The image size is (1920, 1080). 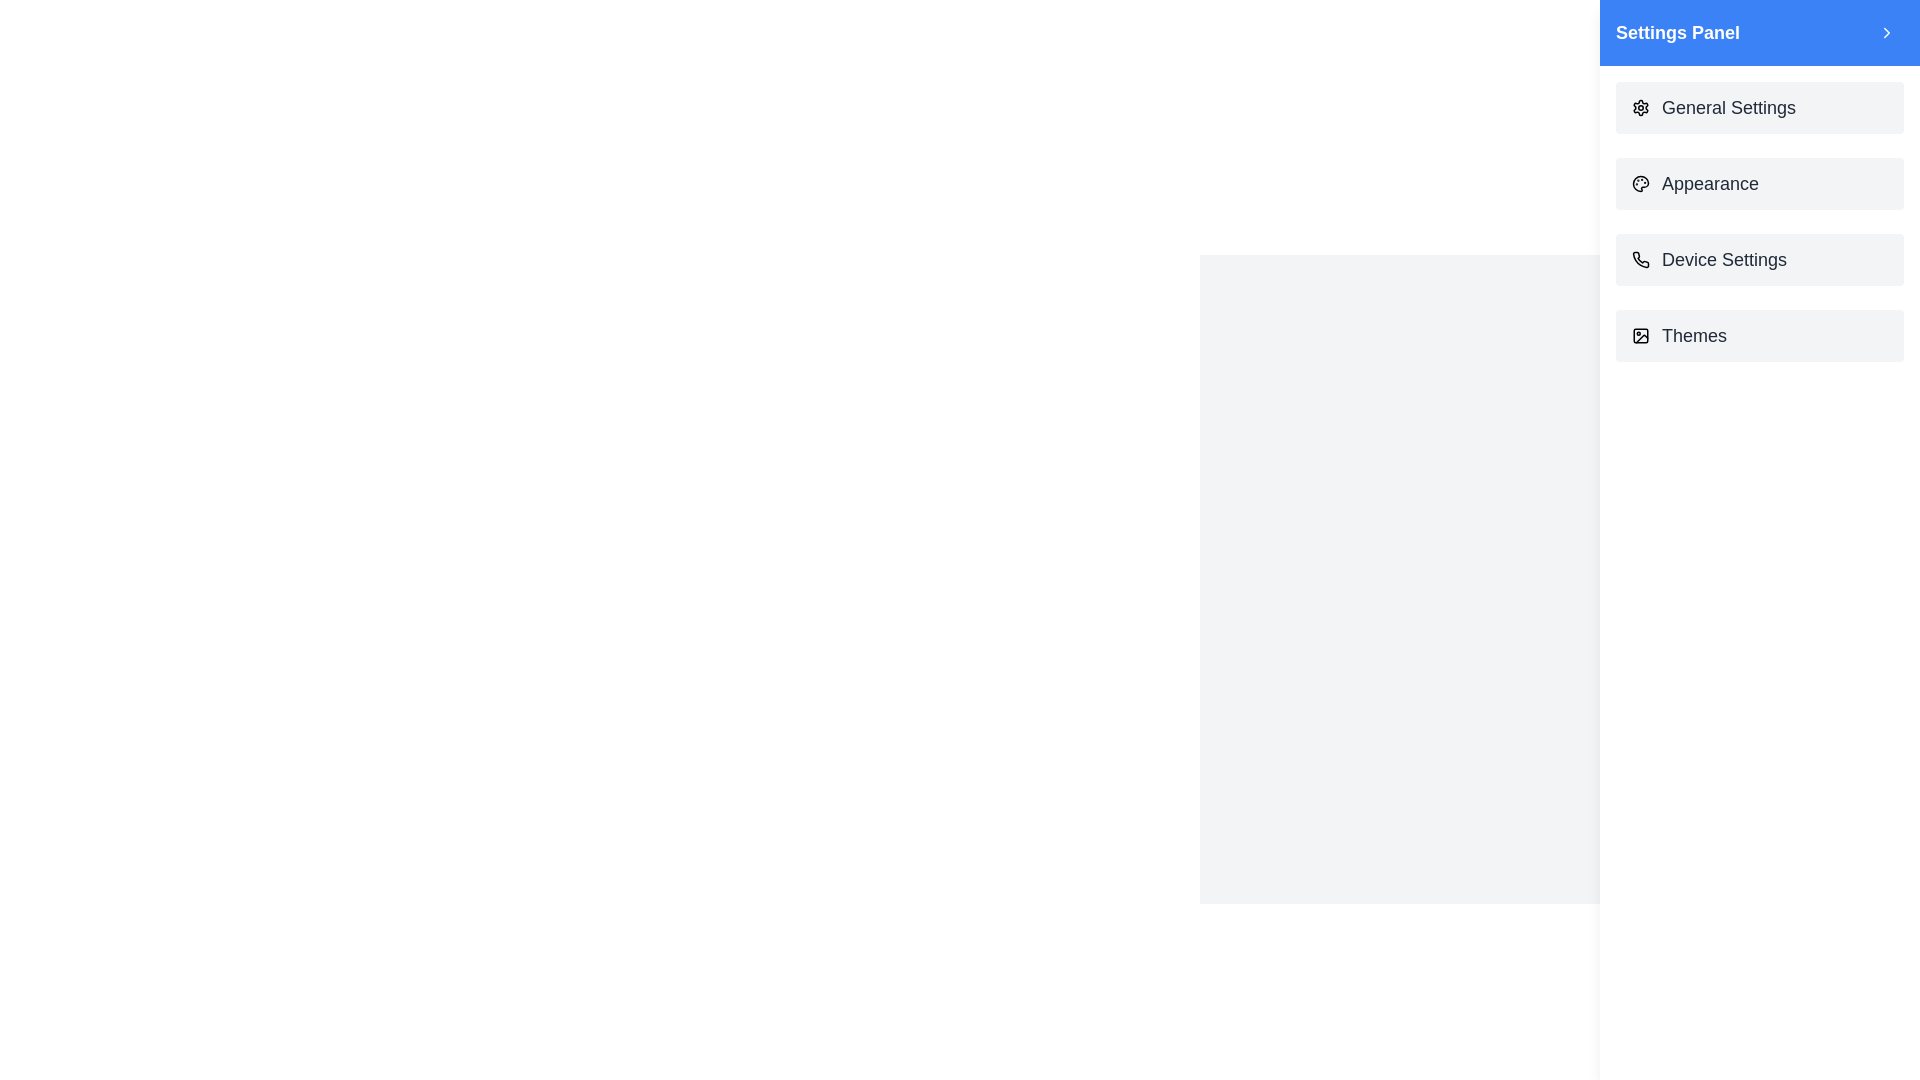 I want to click on the icon positioned to the left of the 'General Settings' text, so click(x=1641, y=108).